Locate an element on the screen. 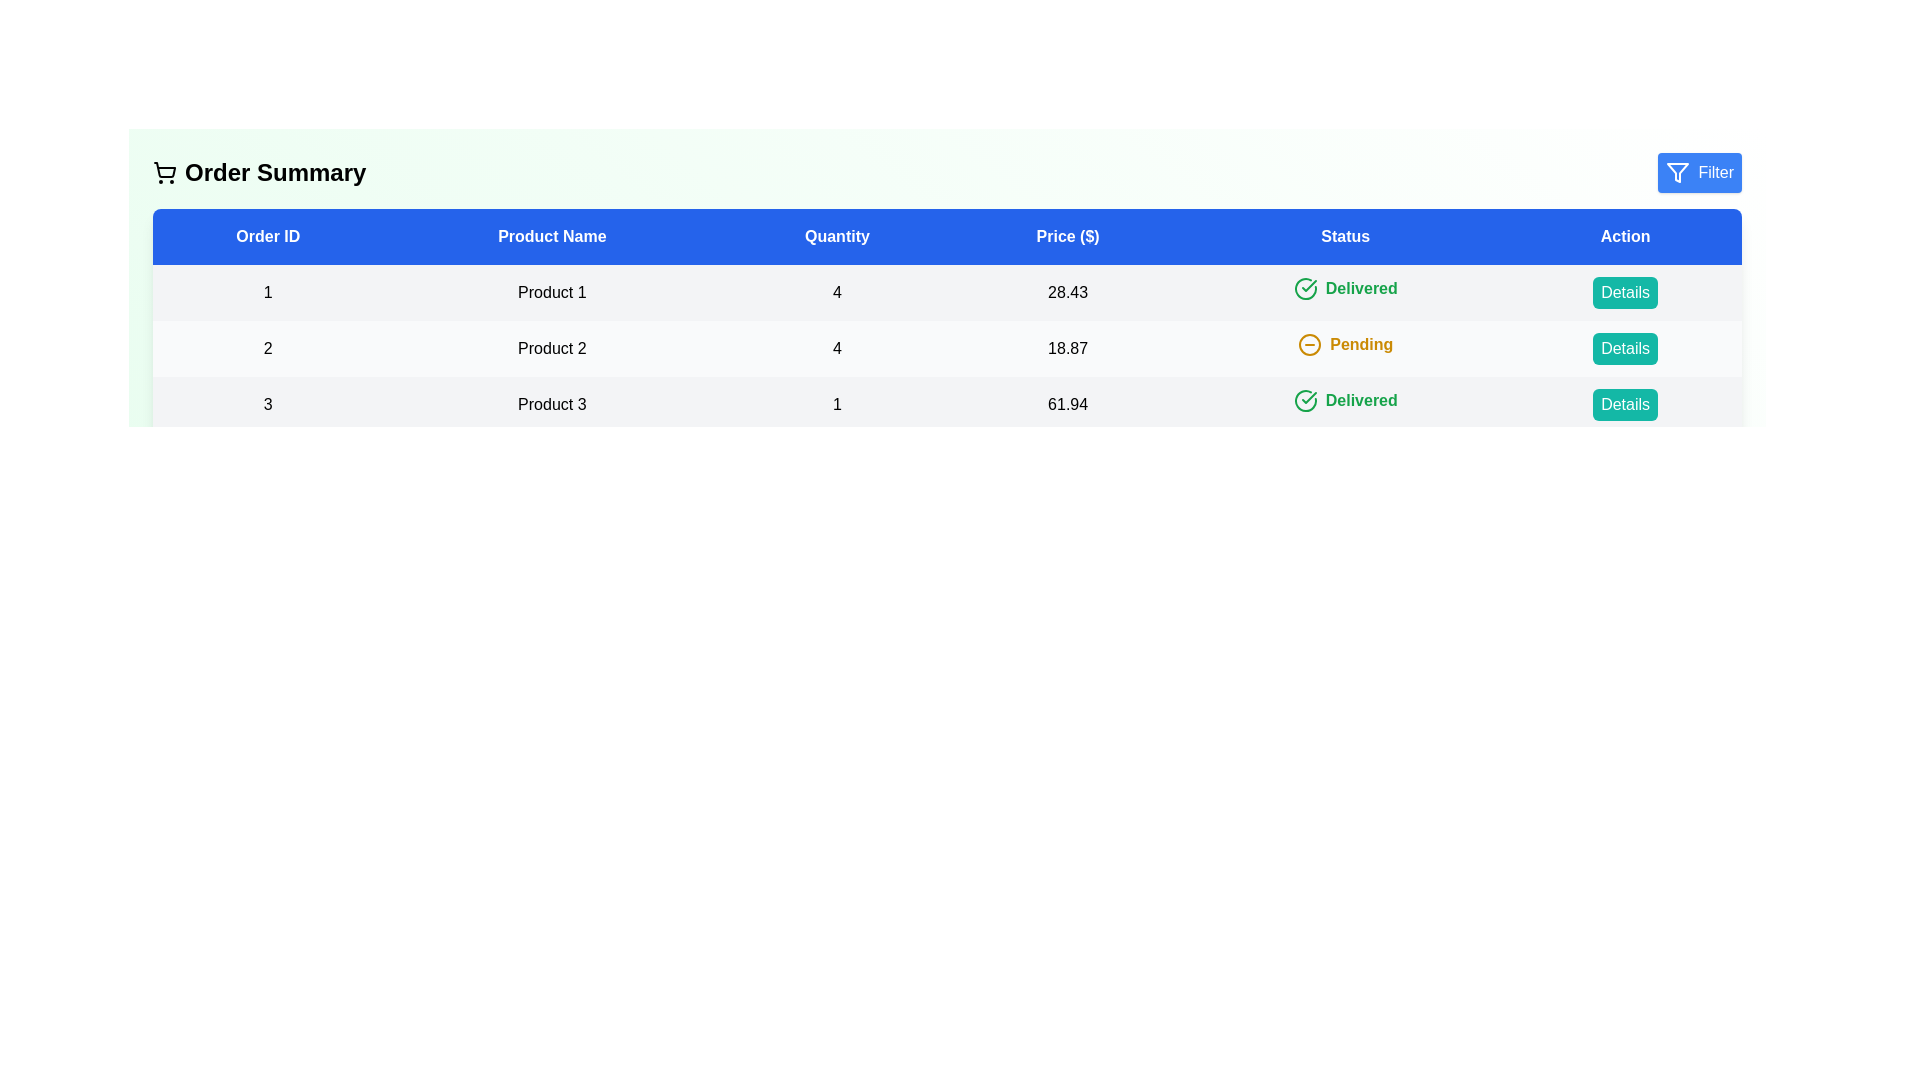 The width and height of the screenshot is (1920, 1080). the 'Details' button for the order with ID 1 is located at coordinates (1625, 293).